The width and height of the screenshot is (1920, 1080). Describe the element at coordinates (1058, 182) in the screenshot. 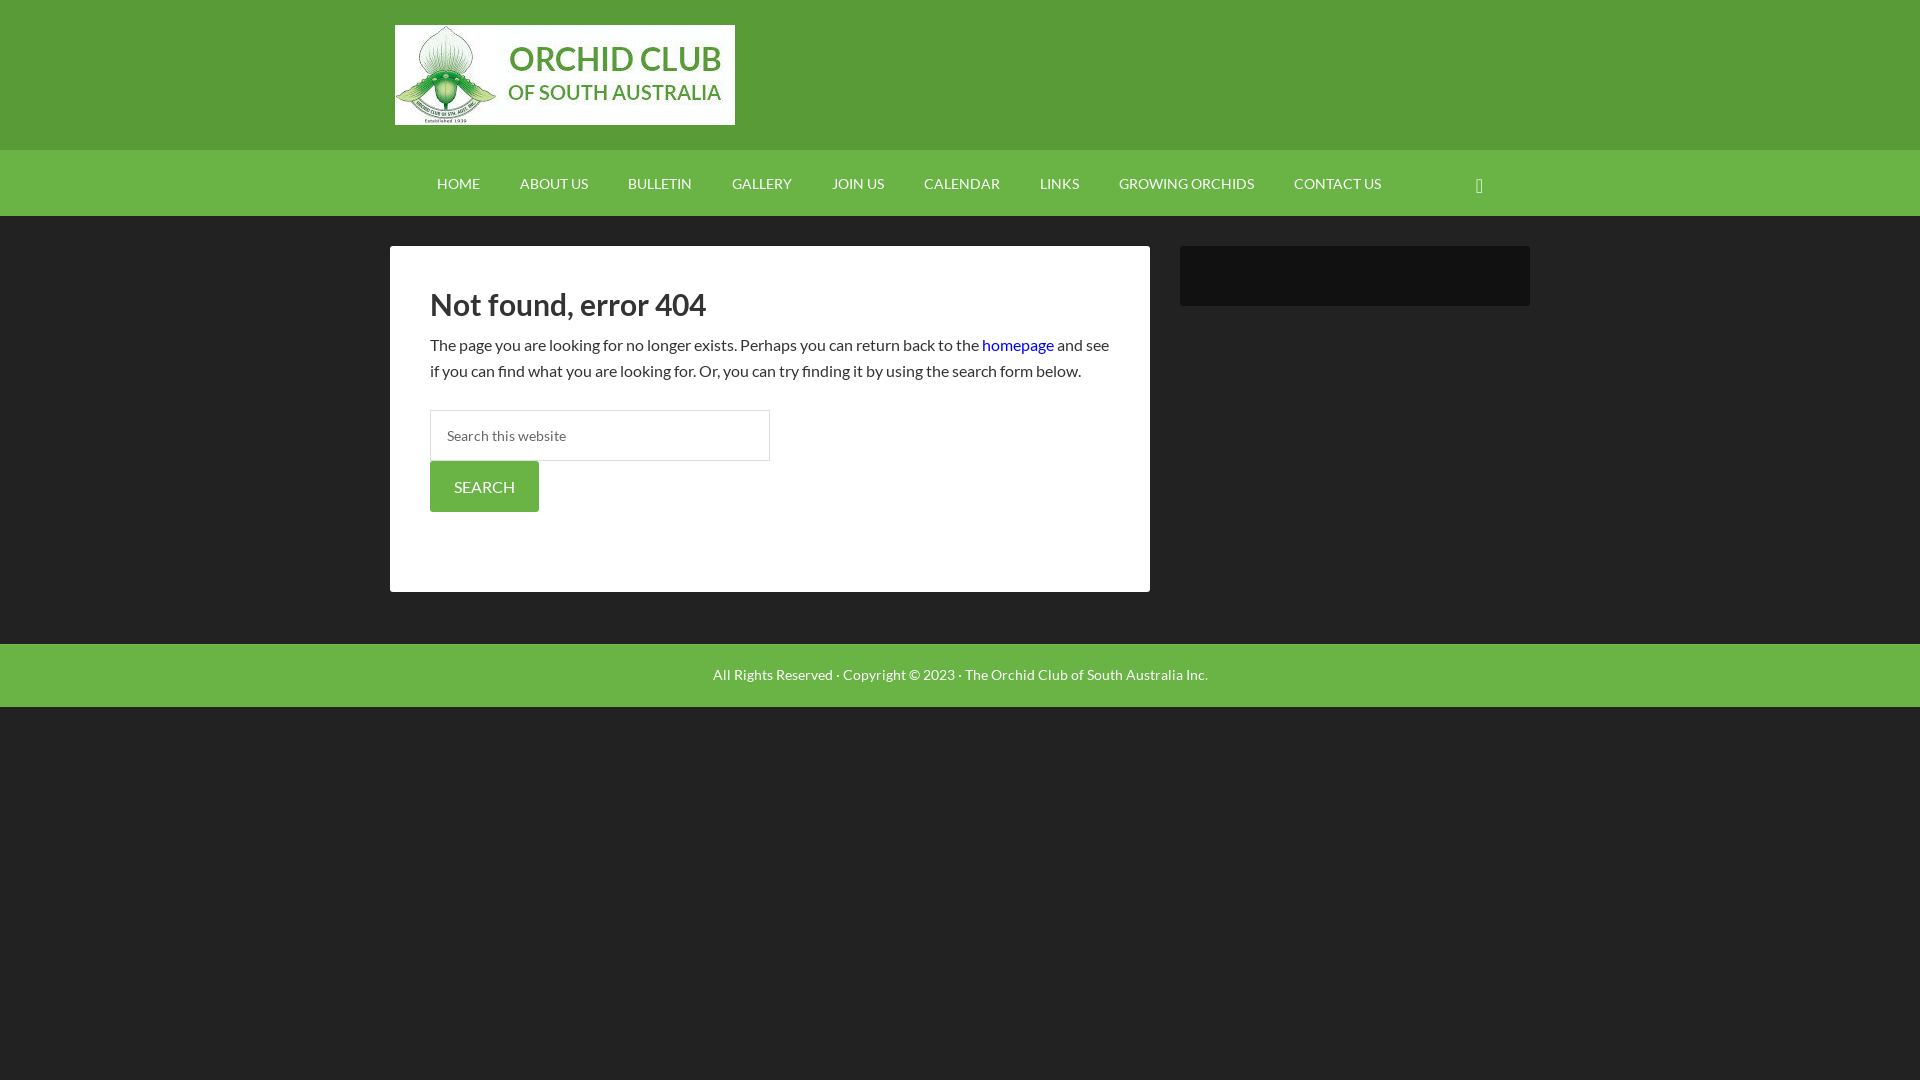

I see `'LINKS'` at that location.